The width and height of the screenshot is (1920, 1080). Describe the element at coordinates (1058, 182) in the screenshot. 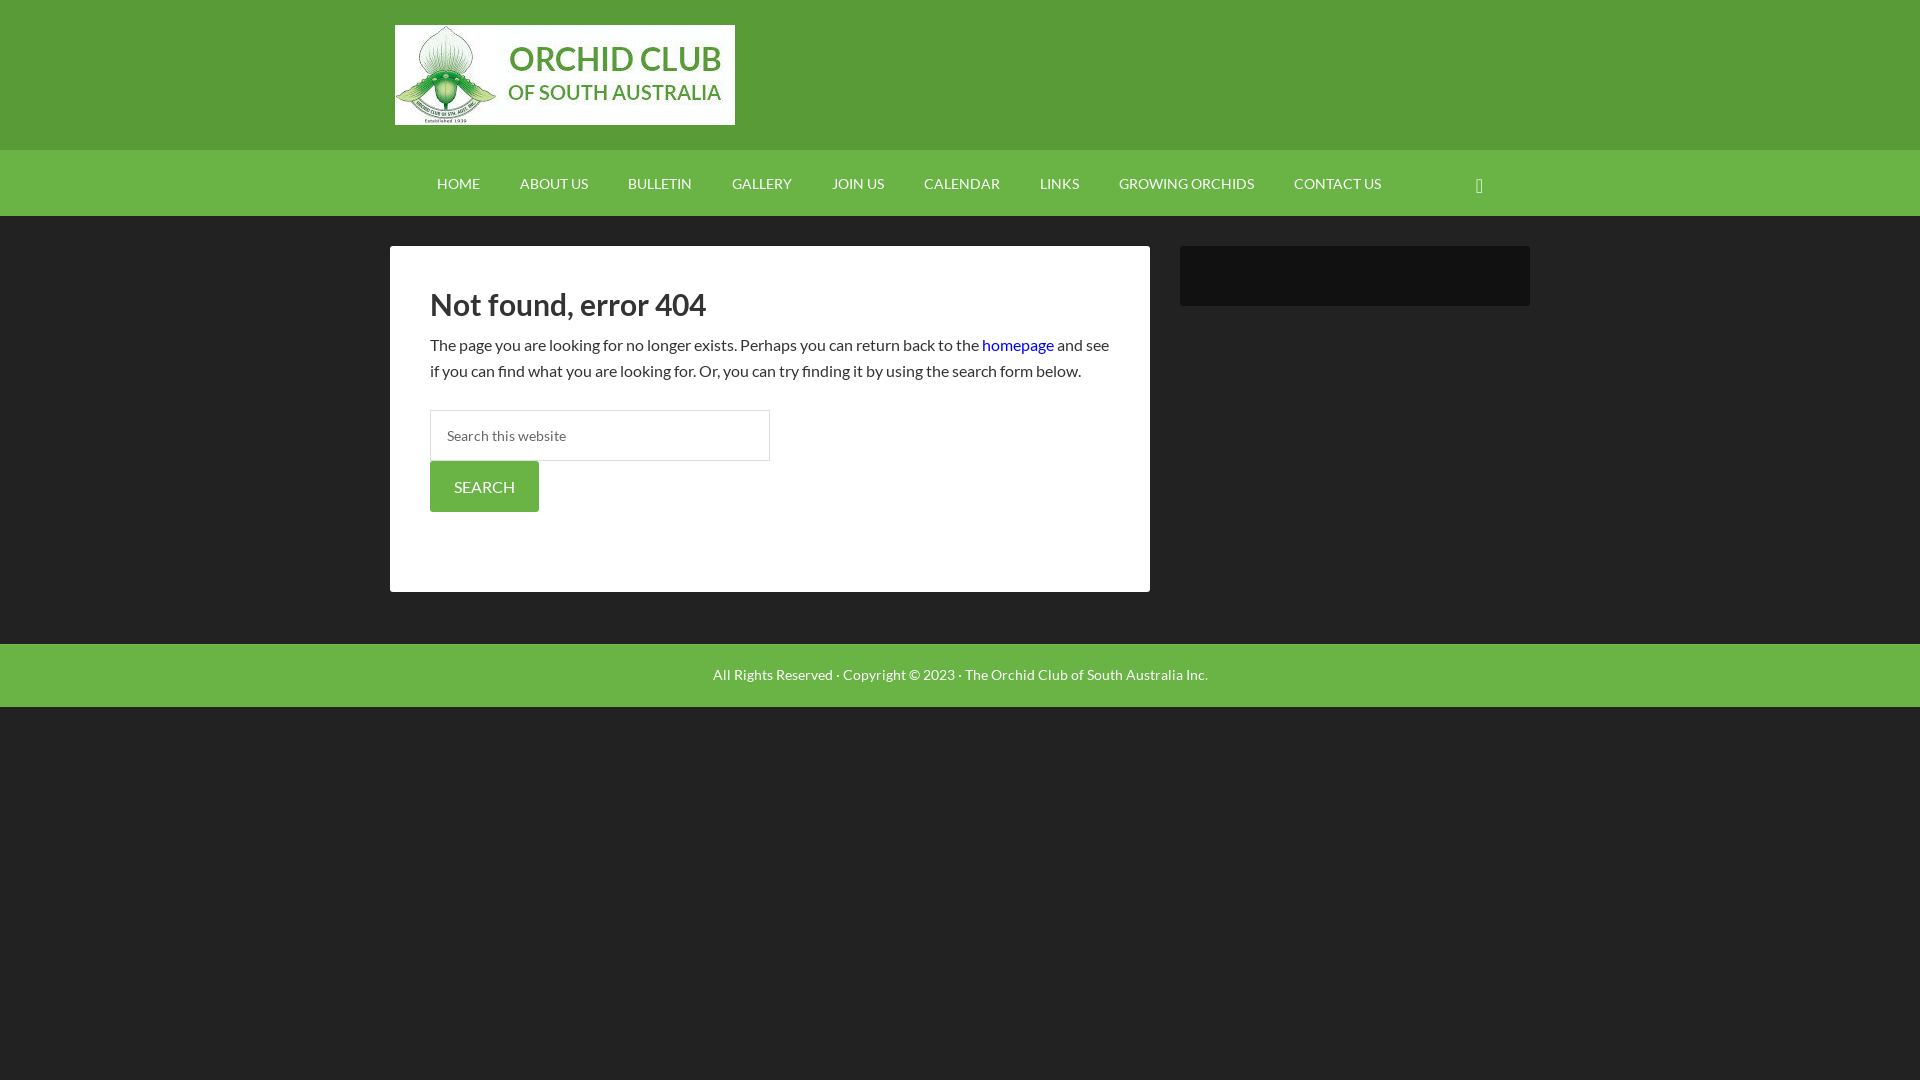

I see `'LINKS'` at that location.